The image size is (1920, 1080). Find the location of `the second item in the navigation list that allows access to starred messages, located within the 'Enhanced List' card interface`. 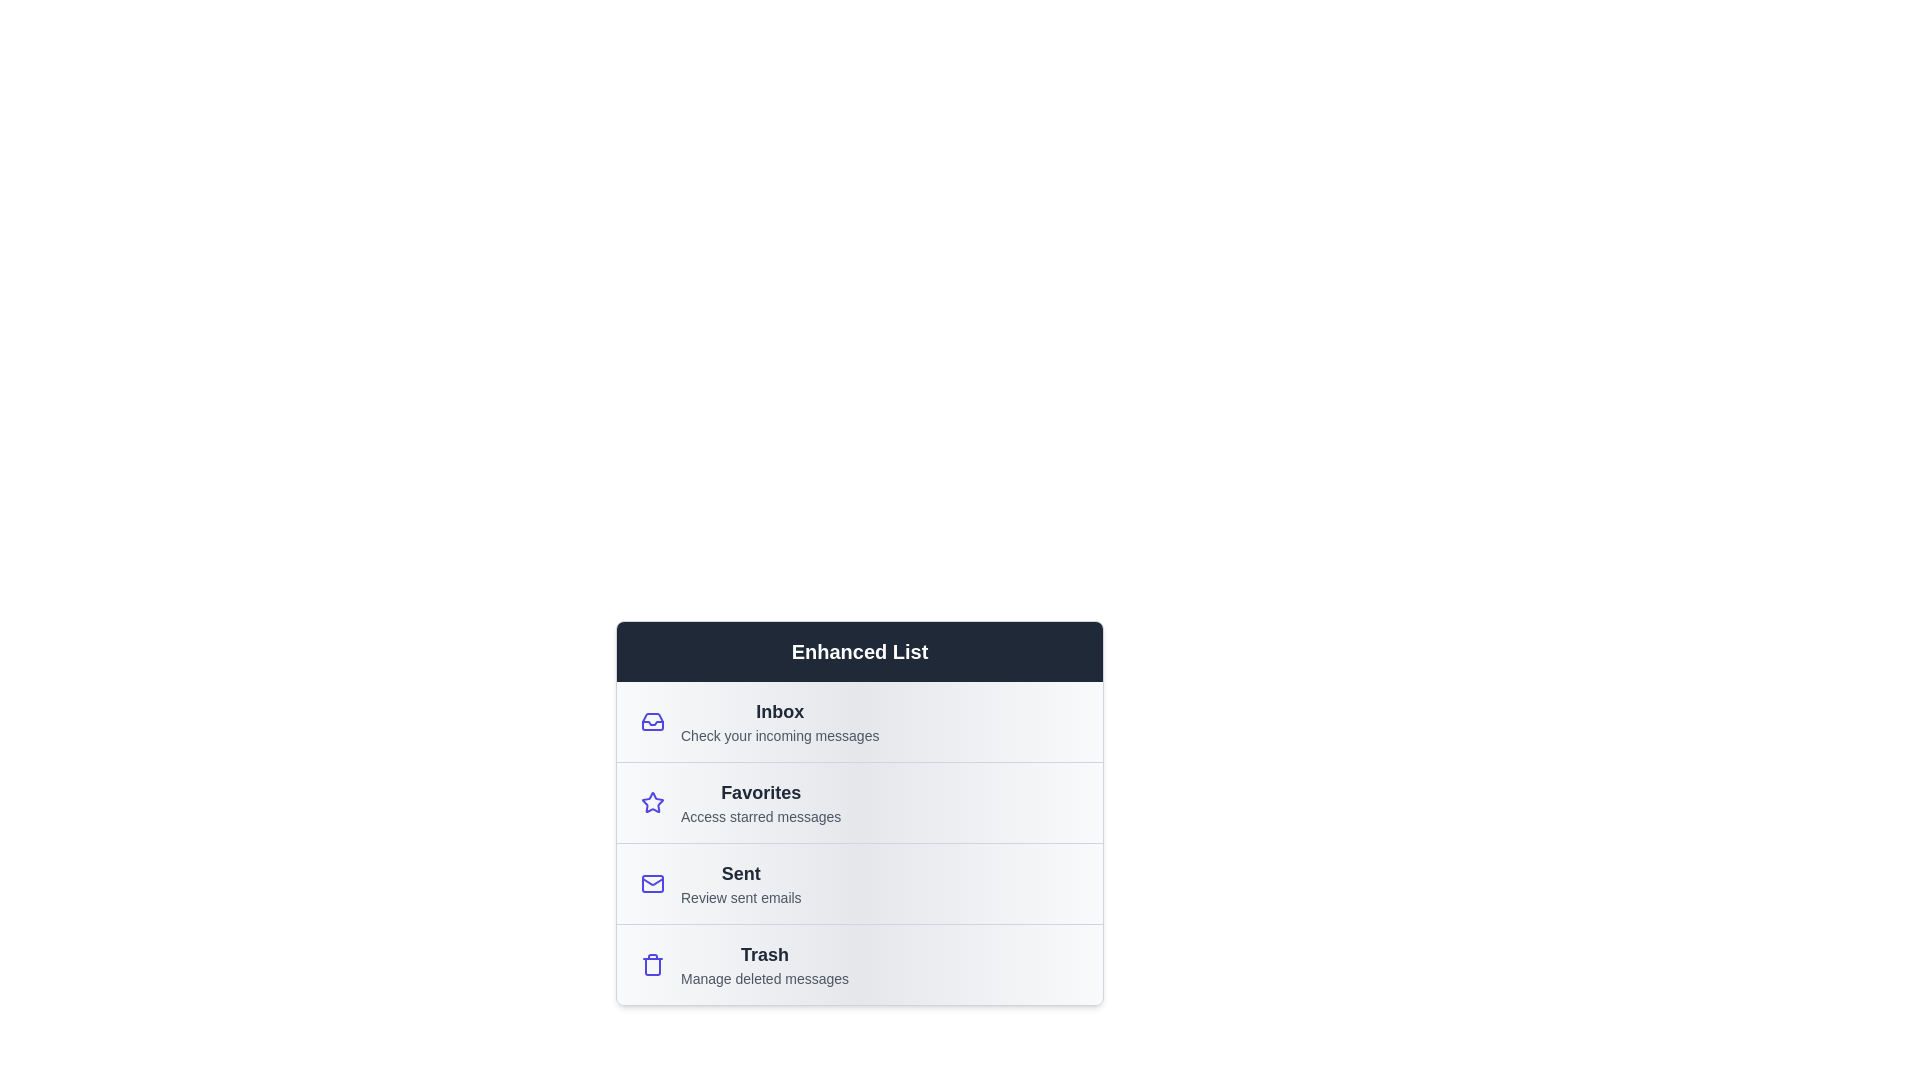

the second item in the navigation list that allows access to starred messages, located within the 'Enhanced List' card interface is located at coordinates (859, 806).